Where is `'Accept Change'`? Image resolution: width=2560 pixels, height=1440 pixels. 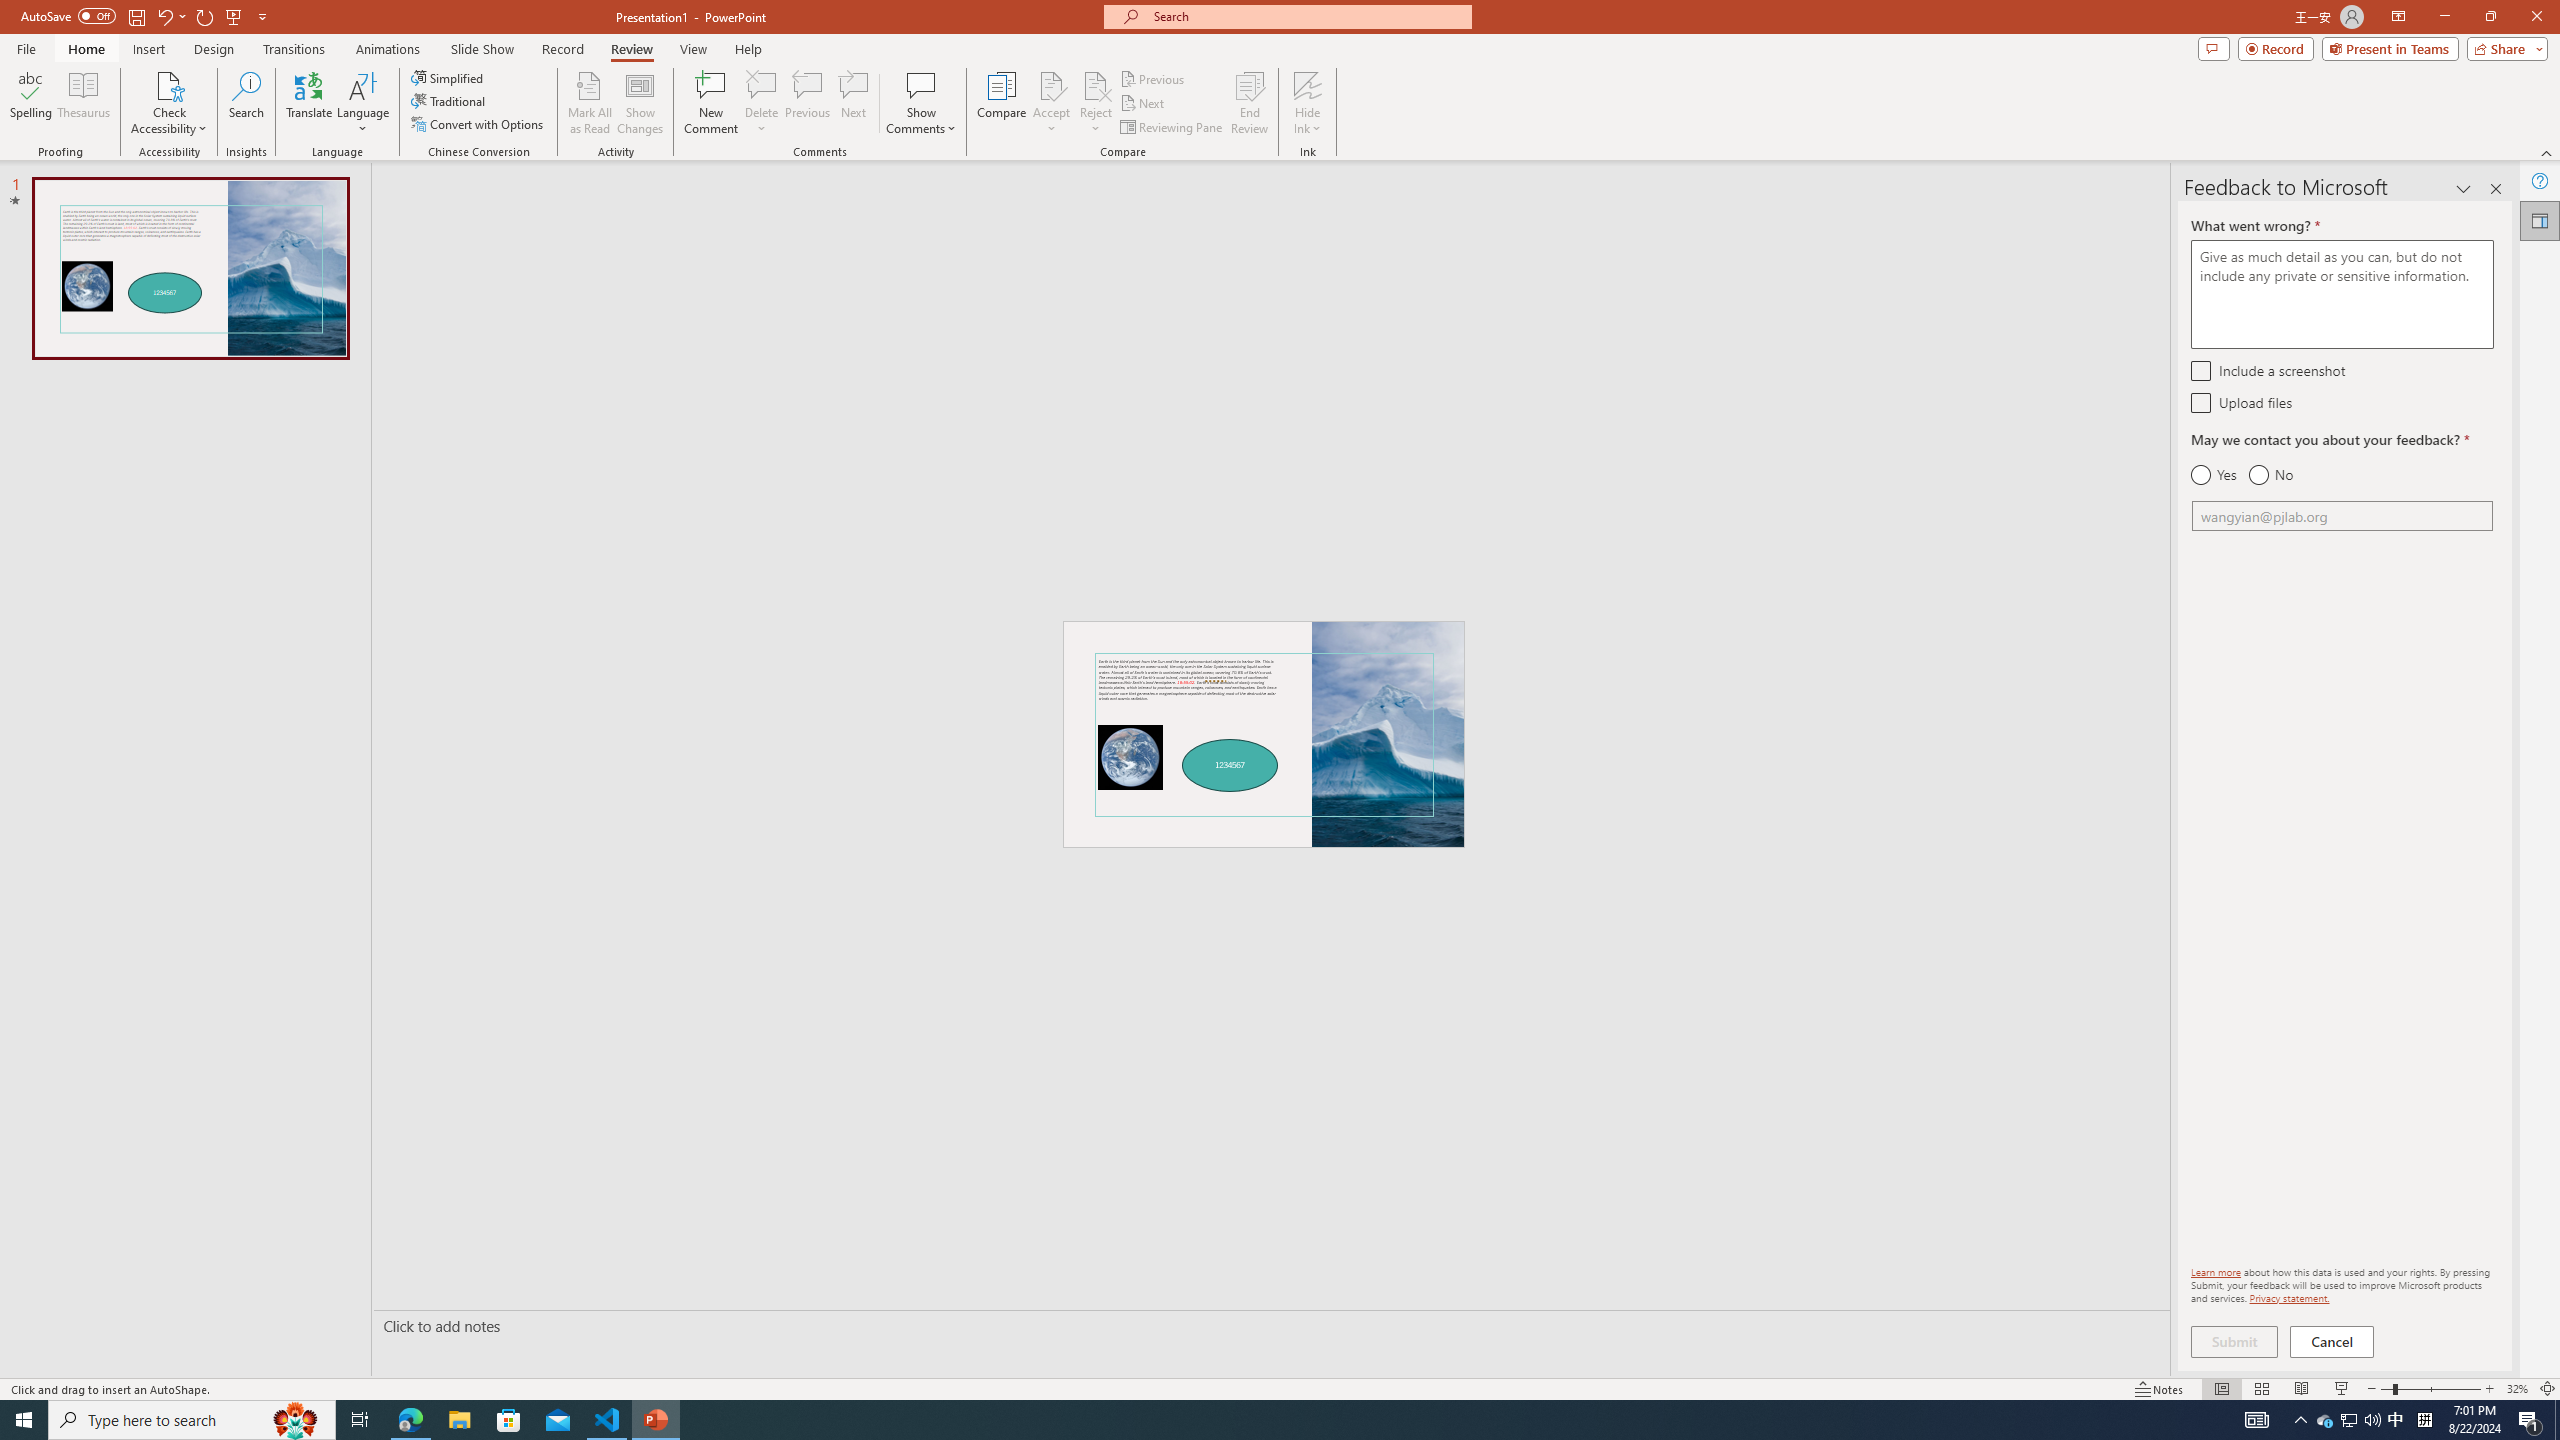
'Accept Change' is located at coordinates (1051, 84).